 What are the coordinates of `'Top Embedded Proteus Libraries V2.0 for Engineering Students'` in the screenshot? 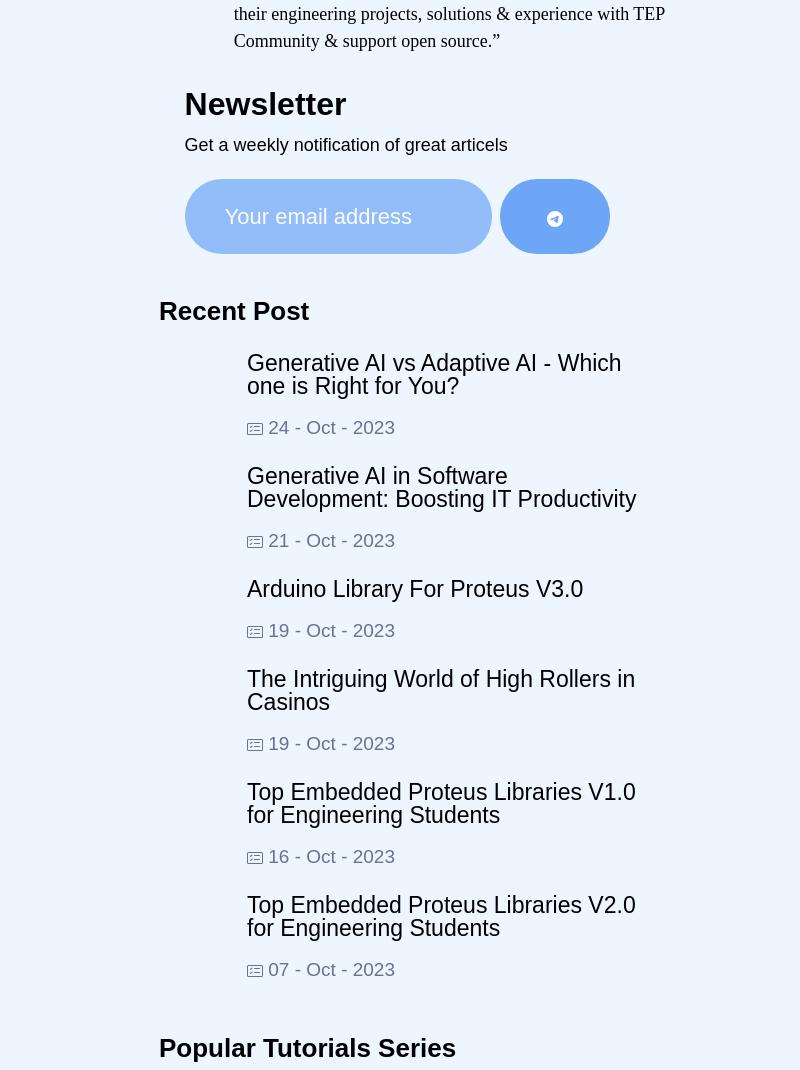 It's located at (246, 914).